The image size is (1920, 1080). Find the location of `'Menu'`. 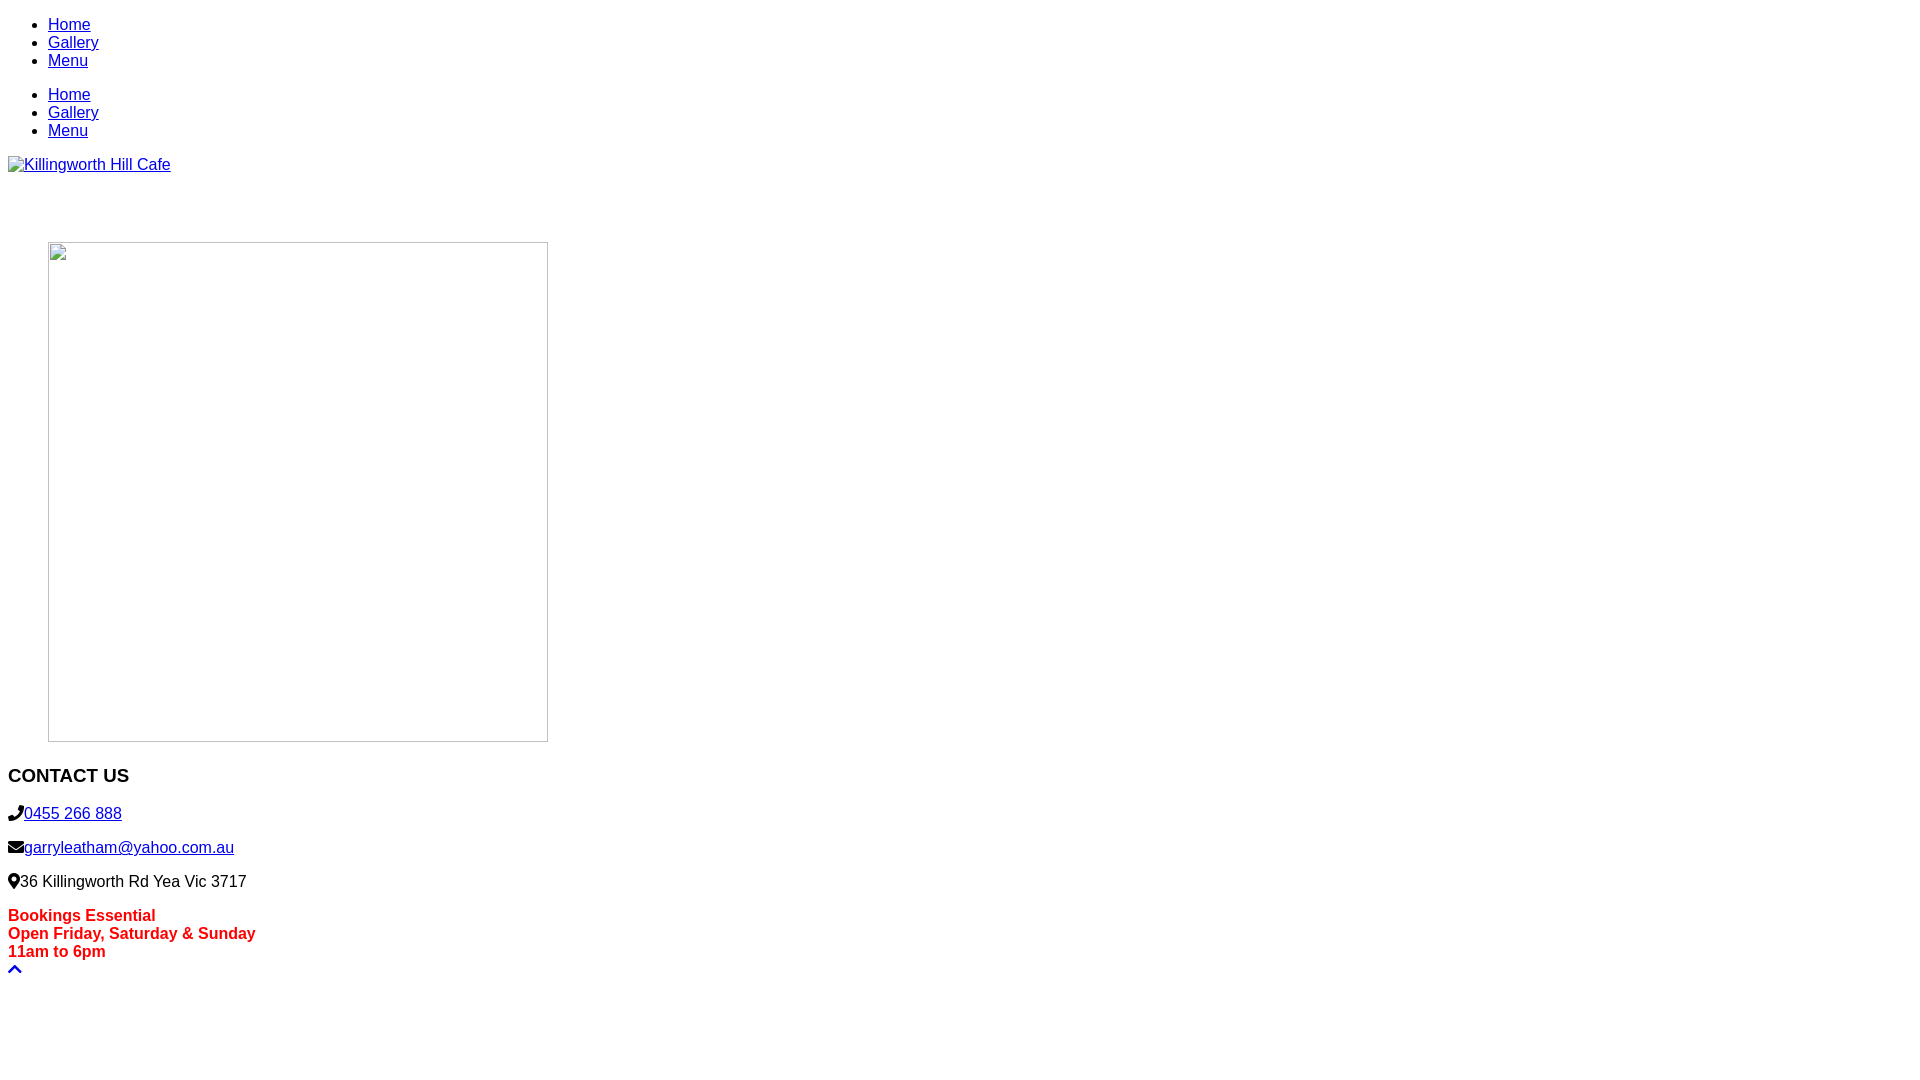

'Menu' is located at coordinates (67, 130).